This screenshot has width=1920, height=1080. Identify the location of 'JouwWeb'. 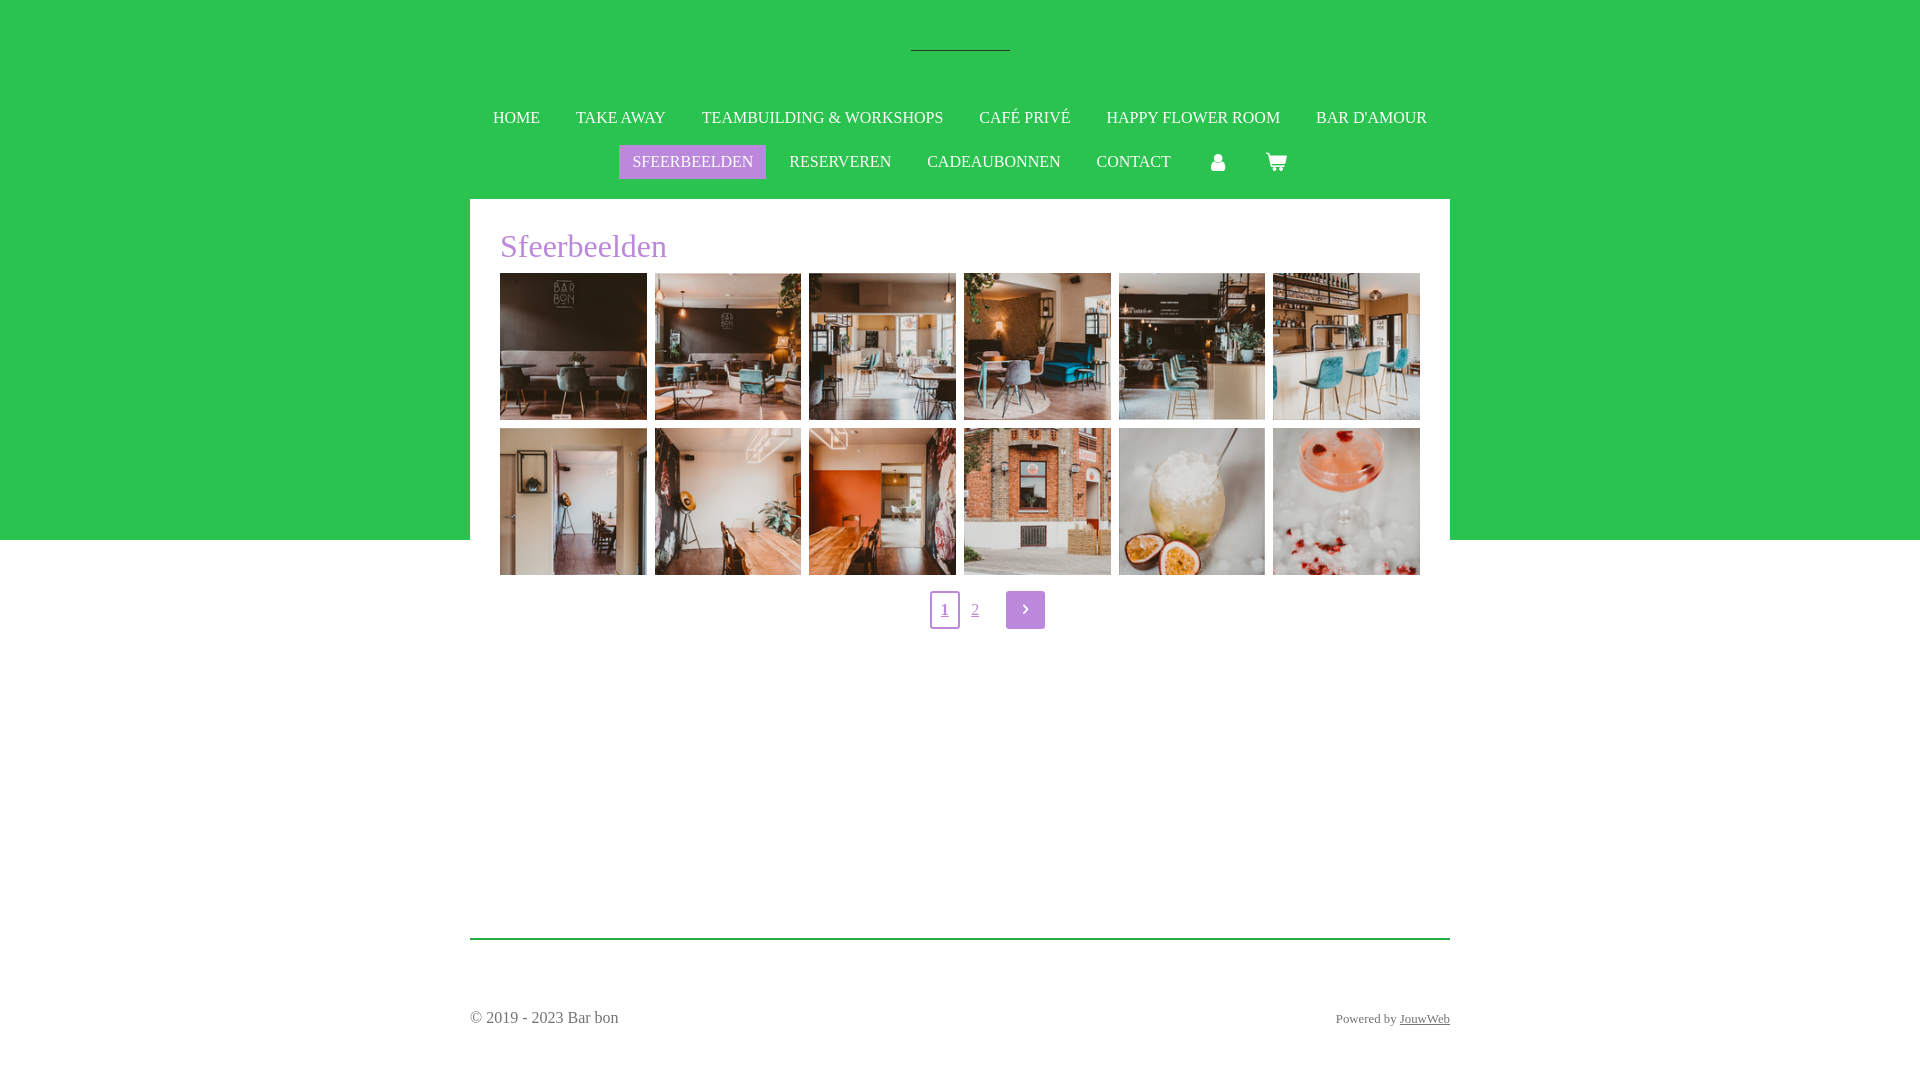
(1424, 1018).